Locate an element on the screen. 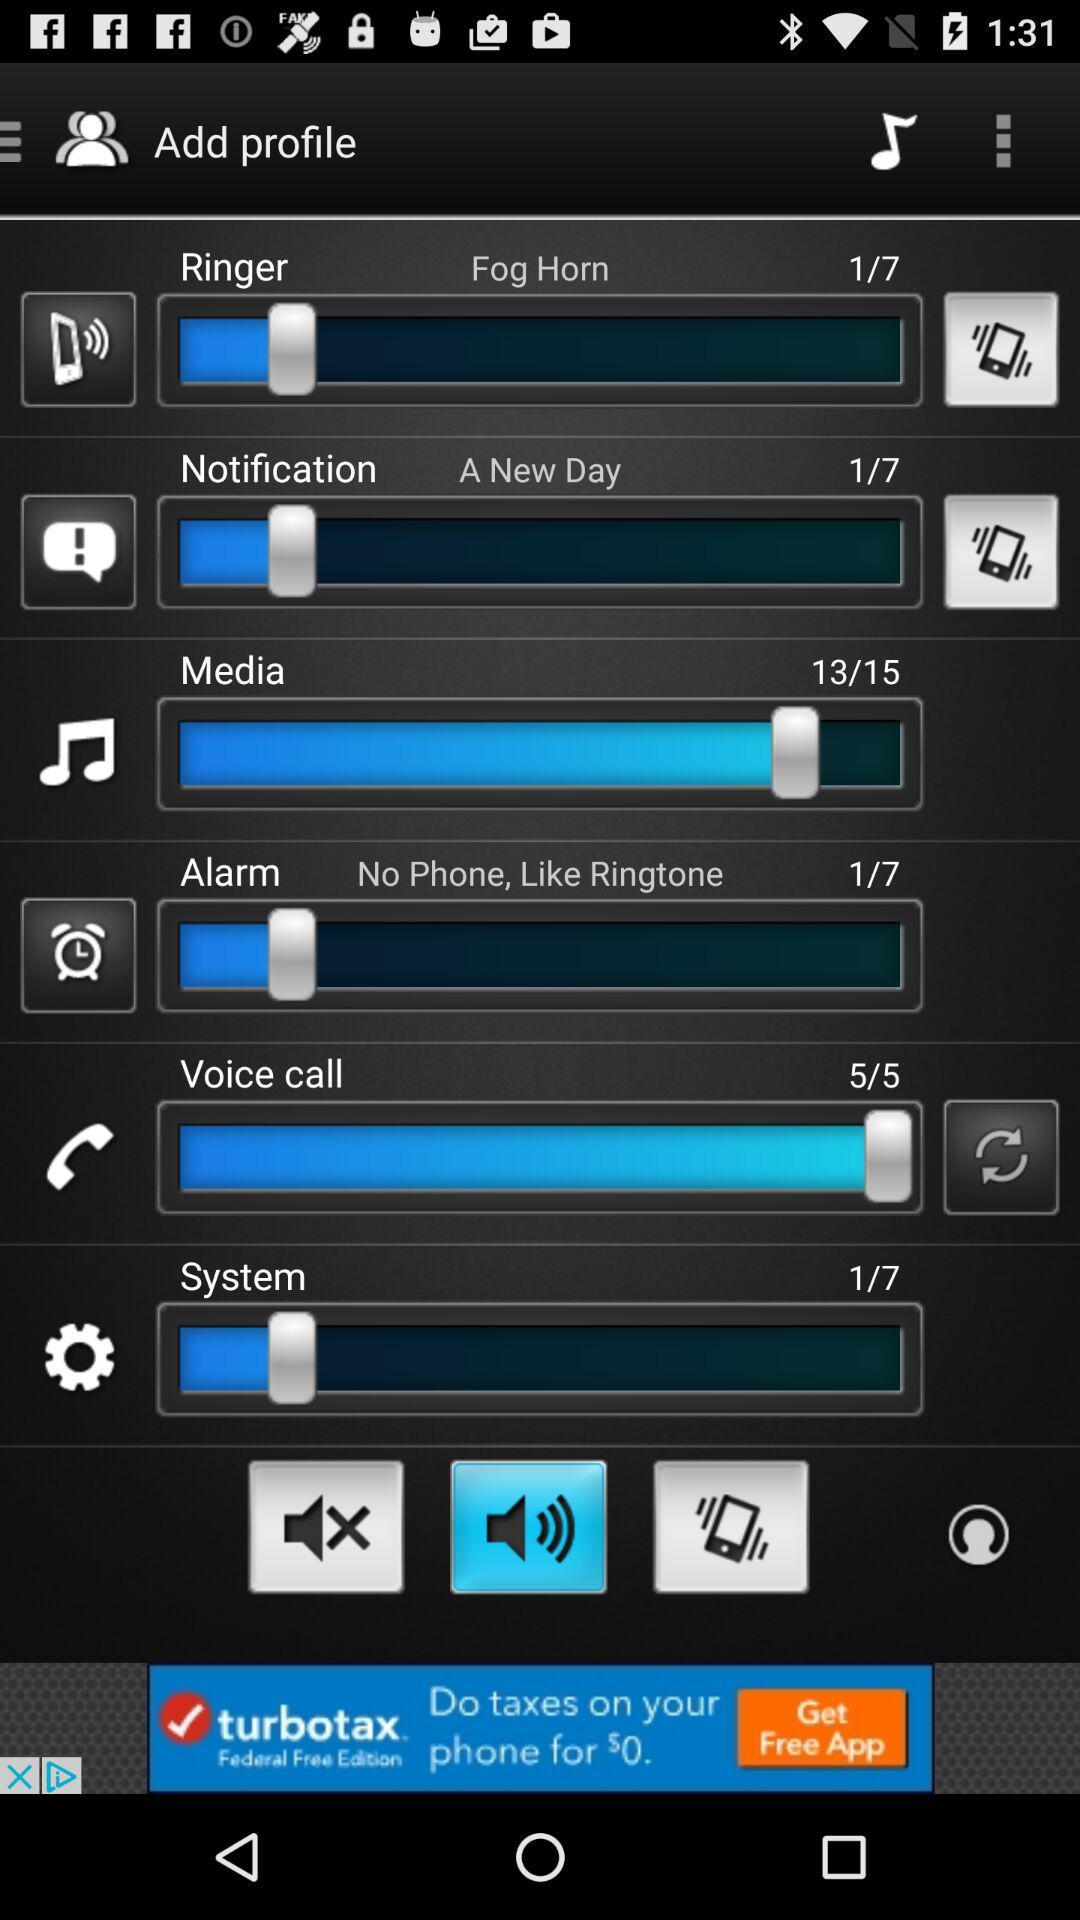  click button is located at coordinates (77, 752).